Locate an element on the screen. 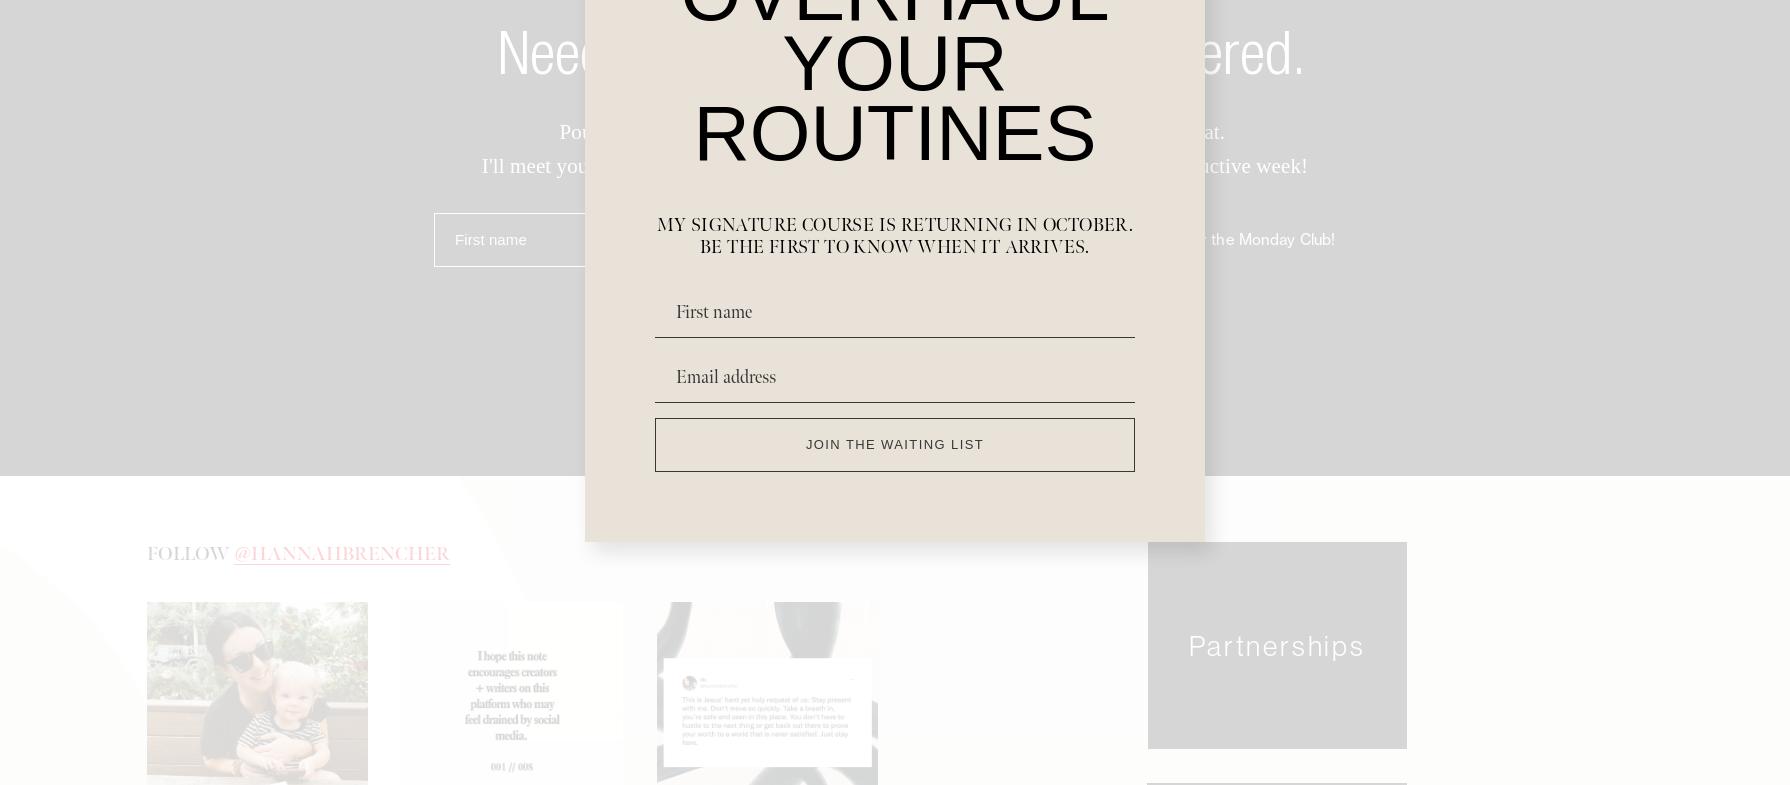 Image resolution: width=1790 pixels, height=785 pixels. 'Blog' is located at coordinates (750, 656).